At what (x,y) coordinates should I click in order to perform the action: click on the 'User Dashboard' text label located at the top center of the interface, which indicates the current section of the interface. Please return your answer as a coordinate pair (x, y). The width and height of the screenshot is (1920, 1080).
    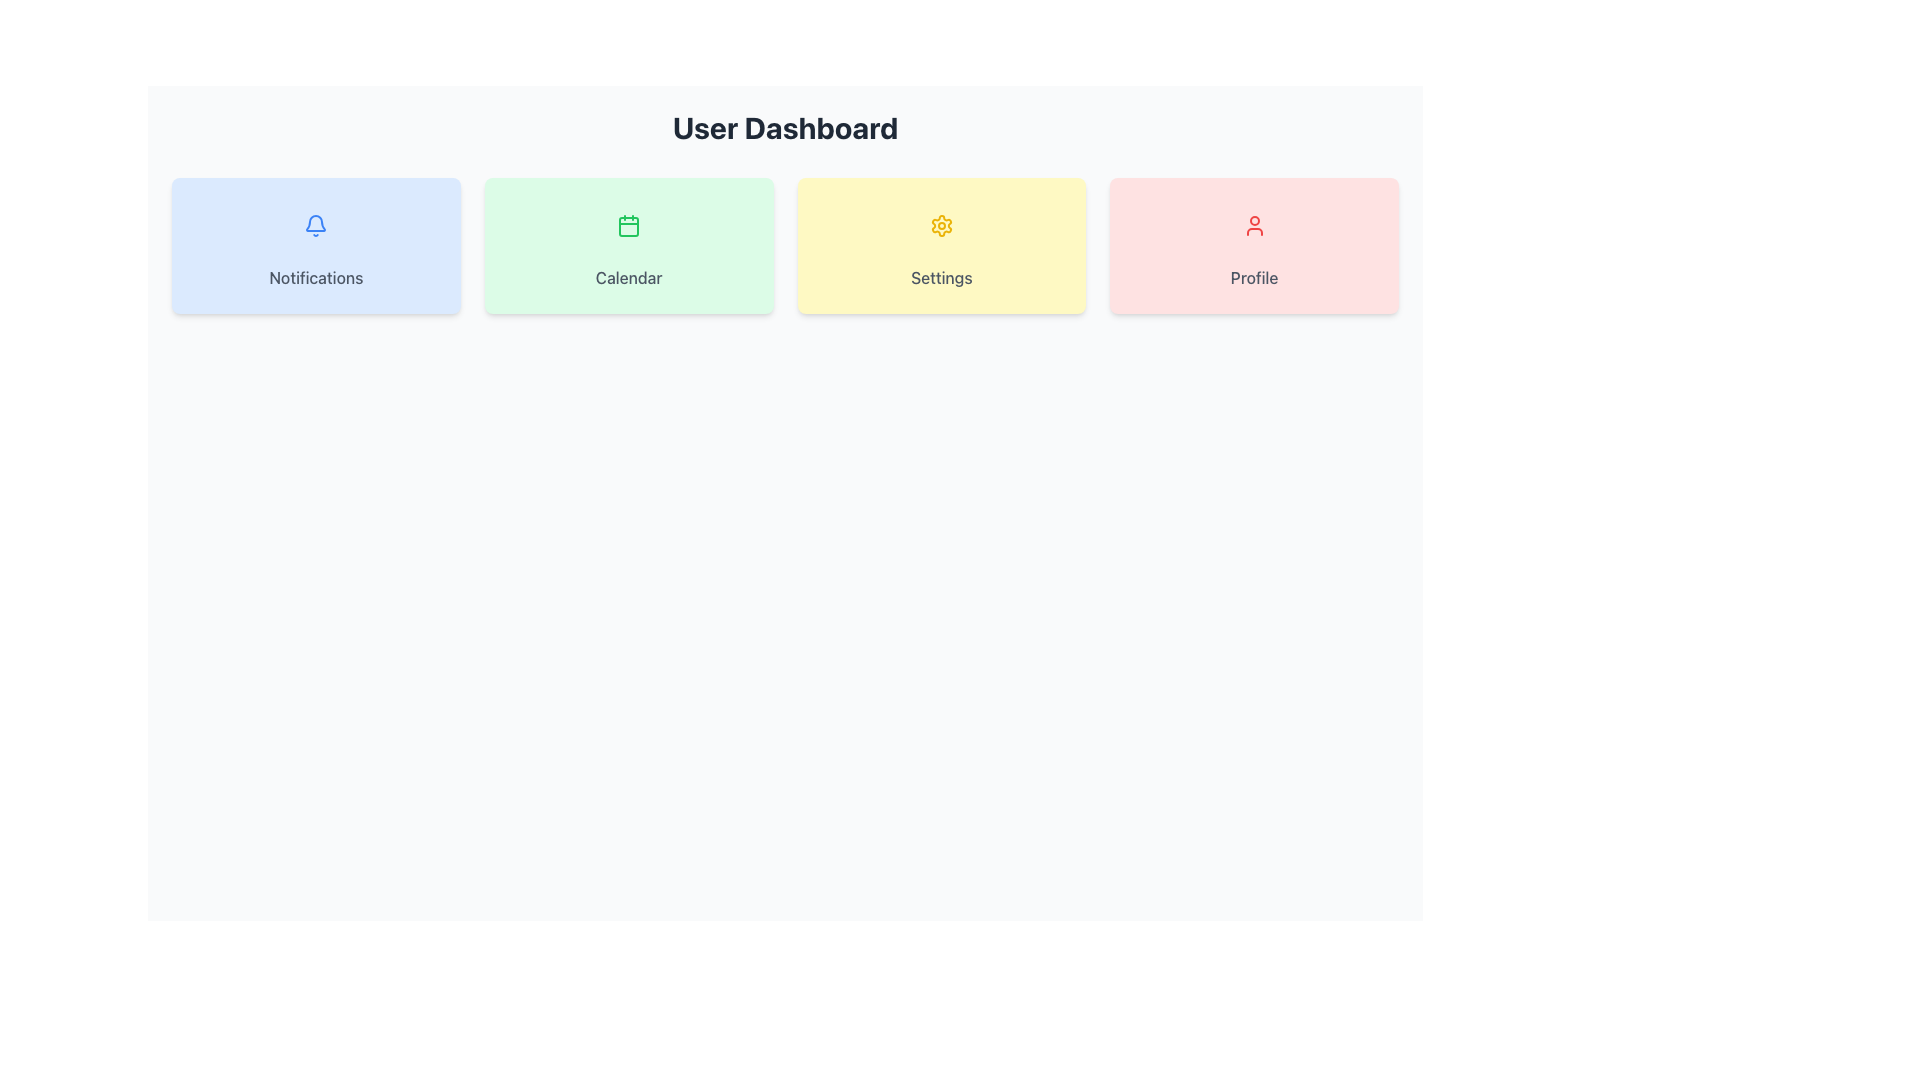
    Looking at the image, I should click on (784, 127).